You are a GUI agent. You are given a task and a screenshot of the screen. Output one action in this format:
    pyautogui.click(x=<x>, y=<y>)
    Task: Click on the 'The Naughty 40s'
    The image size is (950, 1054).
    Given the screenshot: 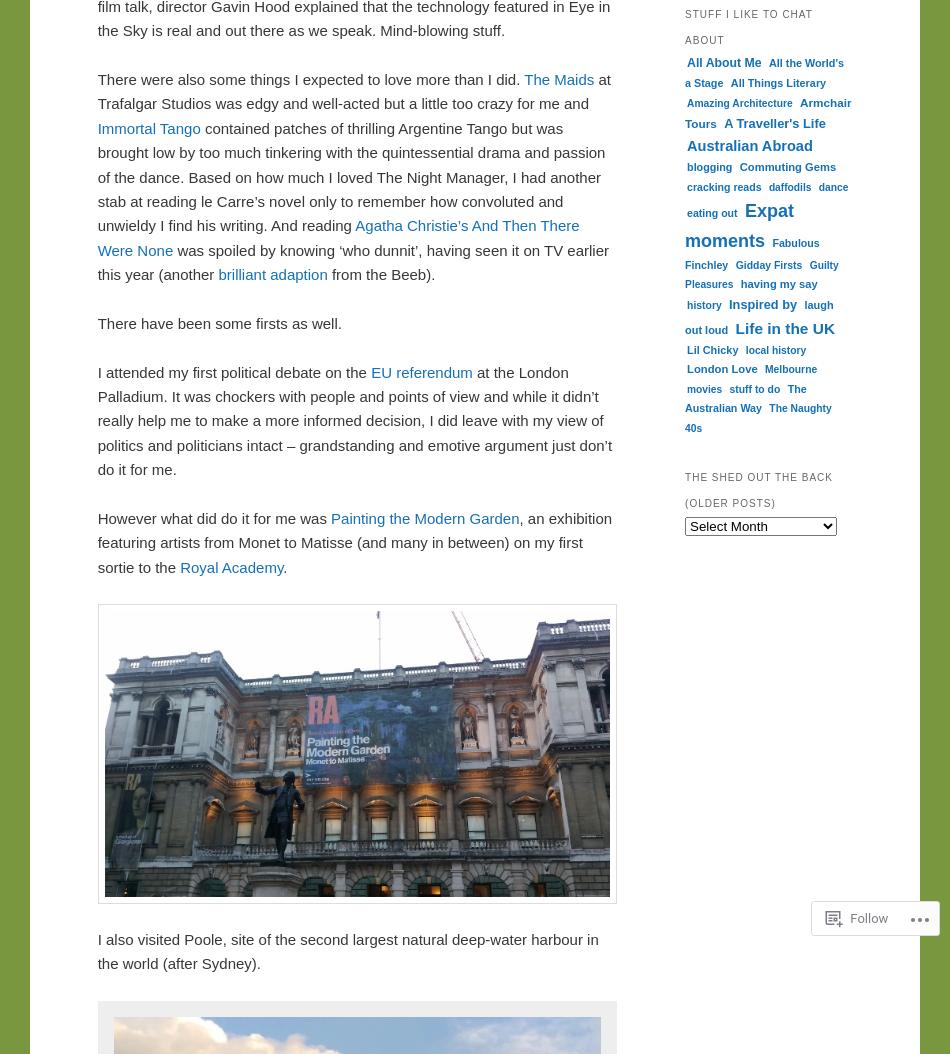 What is the action you would take?
    pyautogui.click(x=757, y=417)
    